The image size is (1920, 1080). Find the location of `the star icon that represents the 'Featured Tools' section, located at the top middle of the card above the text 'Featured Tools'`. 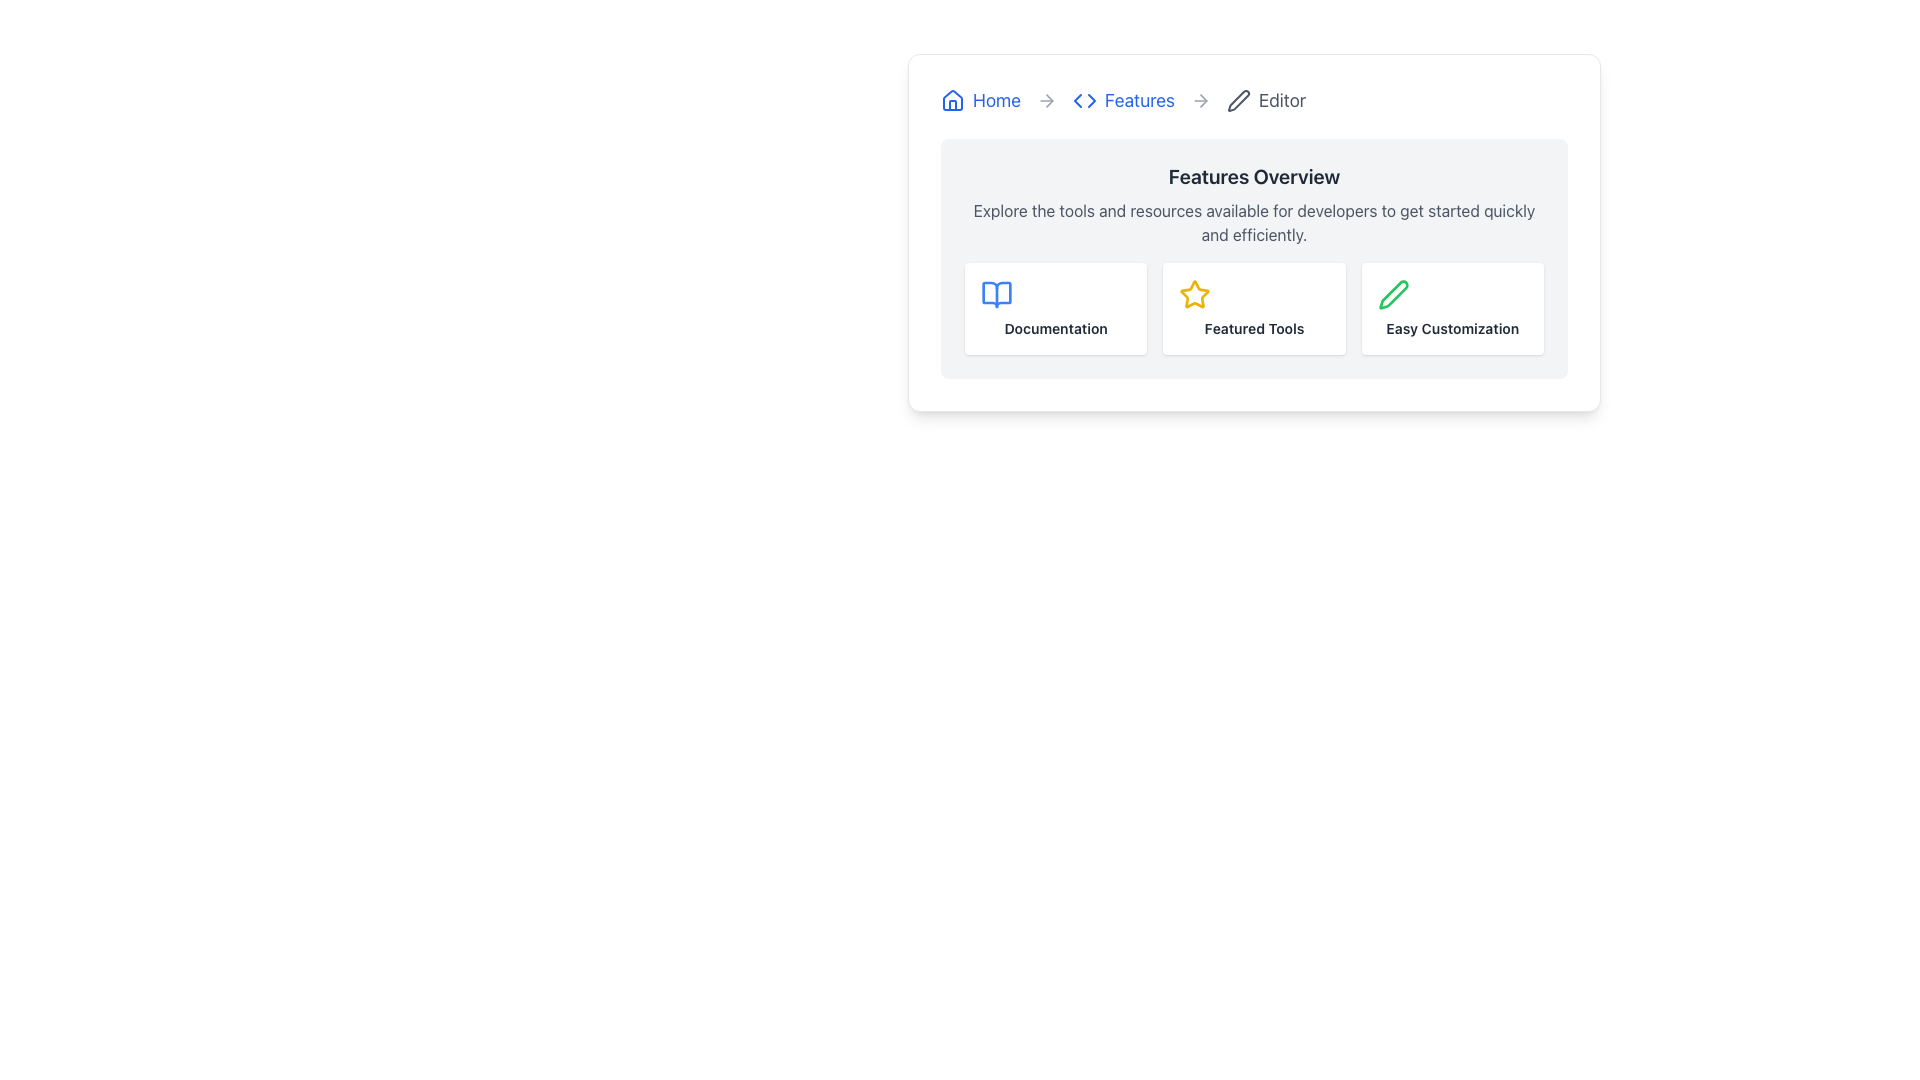

the star icon that represents the 'Featured Tools' section, located at the top middle of the card above the text 'Featured Tools' is located at coordinates (1195, 294).